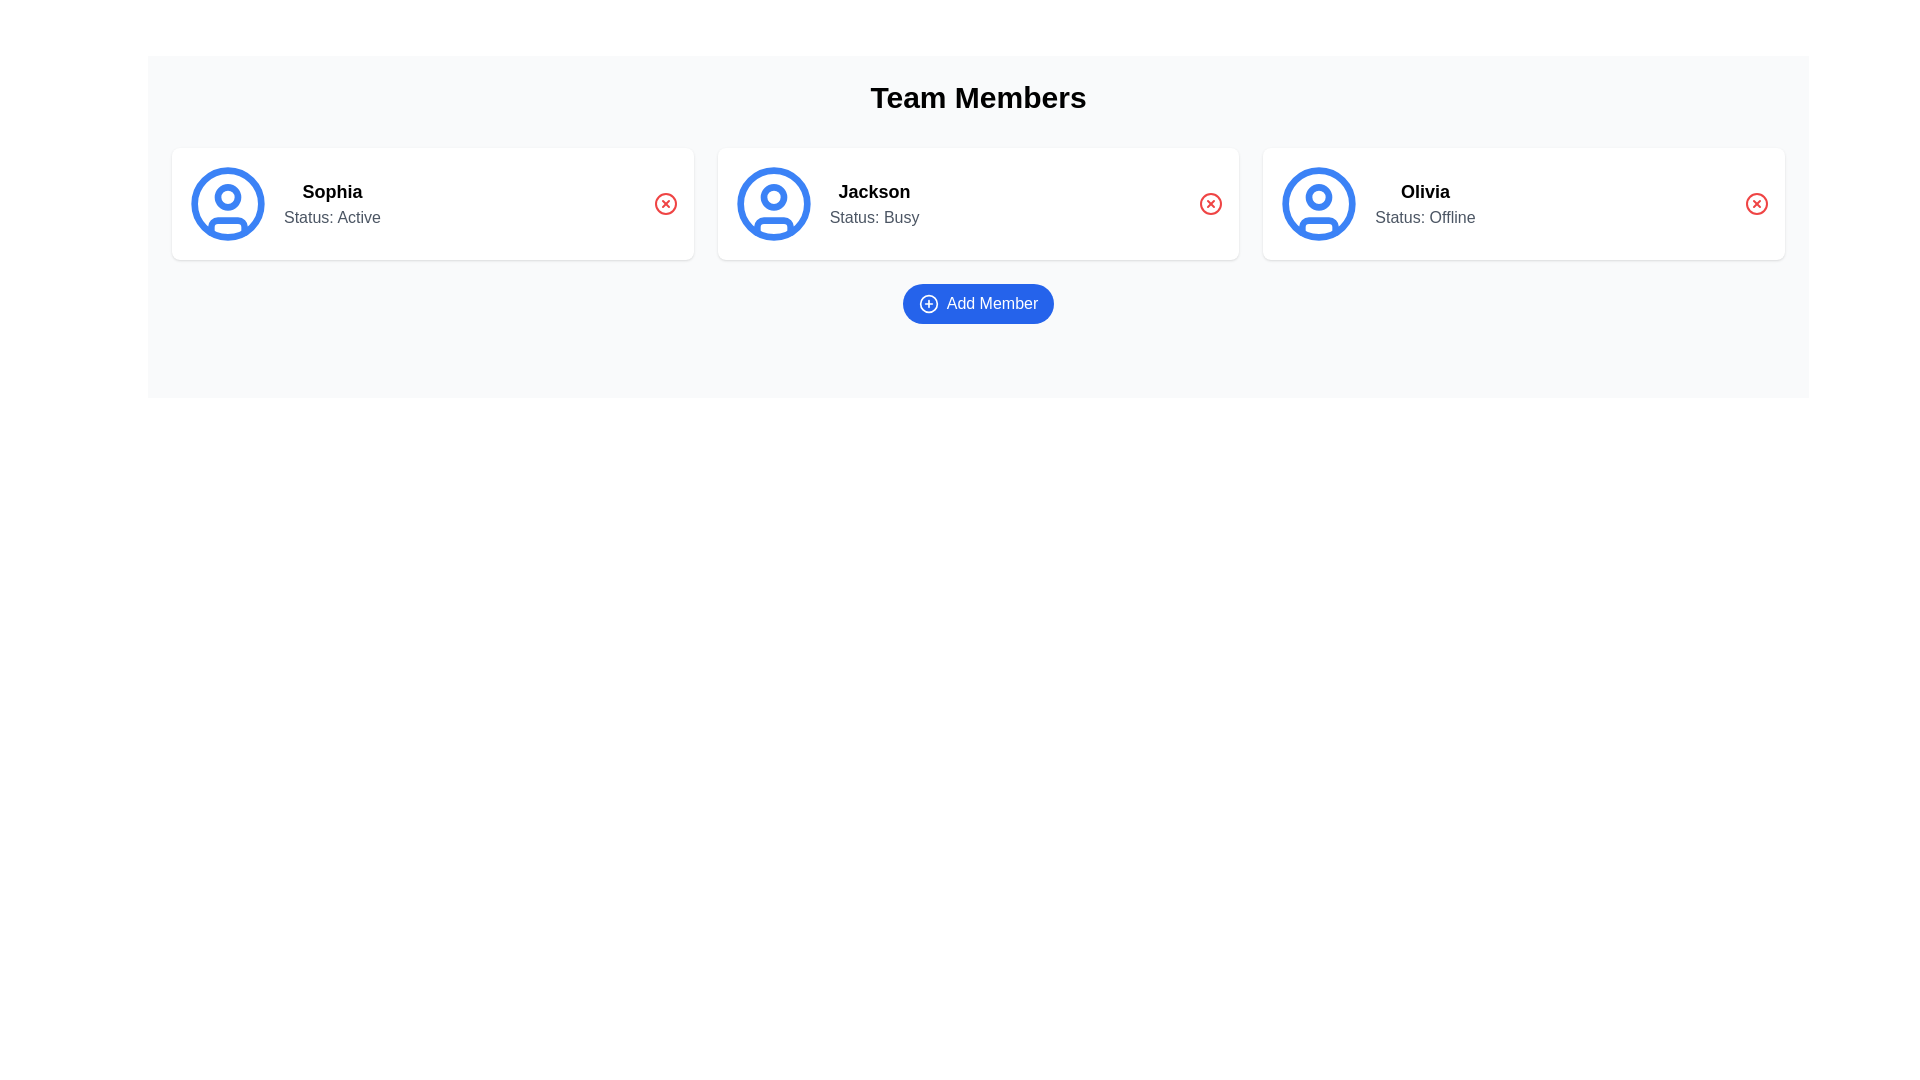  What do you see at coordinates (826, 204) in the screenshot?
I see `the Profile display component containing the blue circular avatar icon and the text 'Jackson' with status 'Busy'` at bounding box center [826, 204].